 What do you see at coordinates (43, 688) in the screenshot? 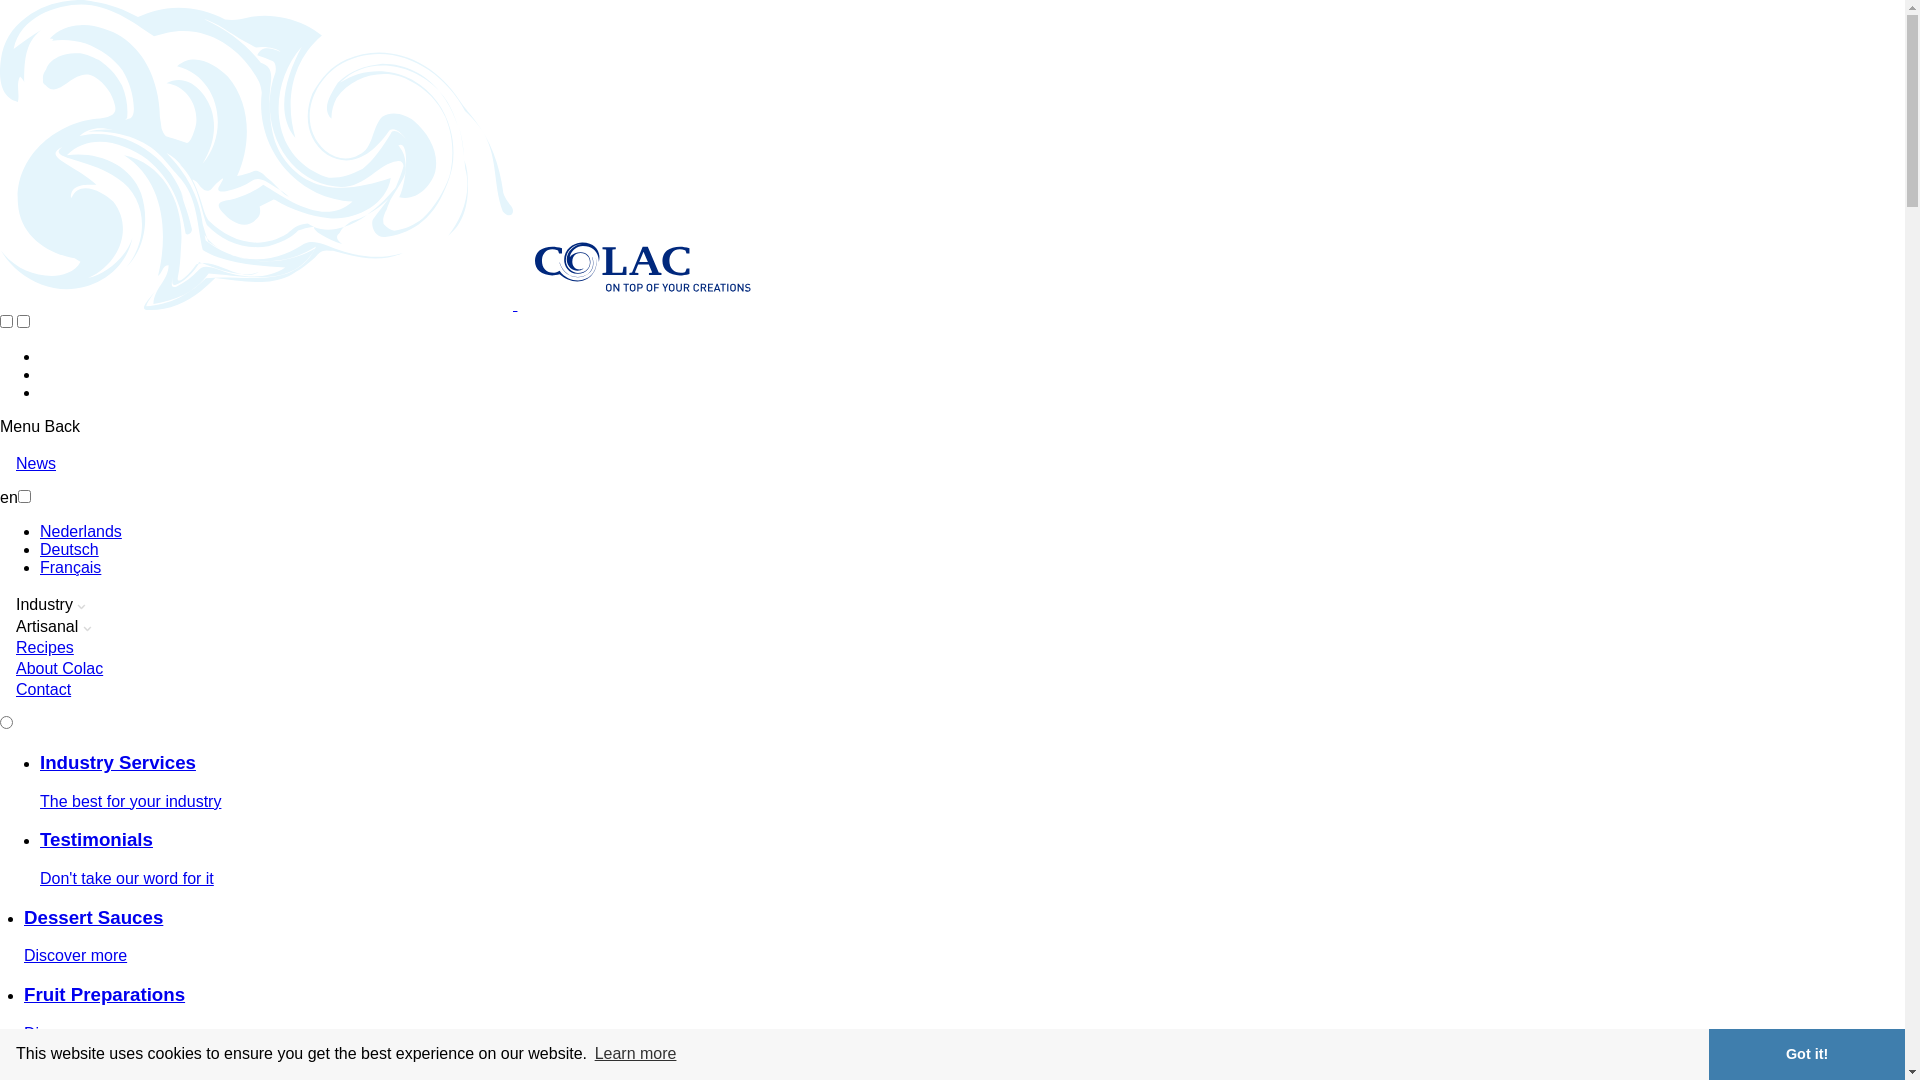
I see `'Contact'` at bounding box center [43, 688].